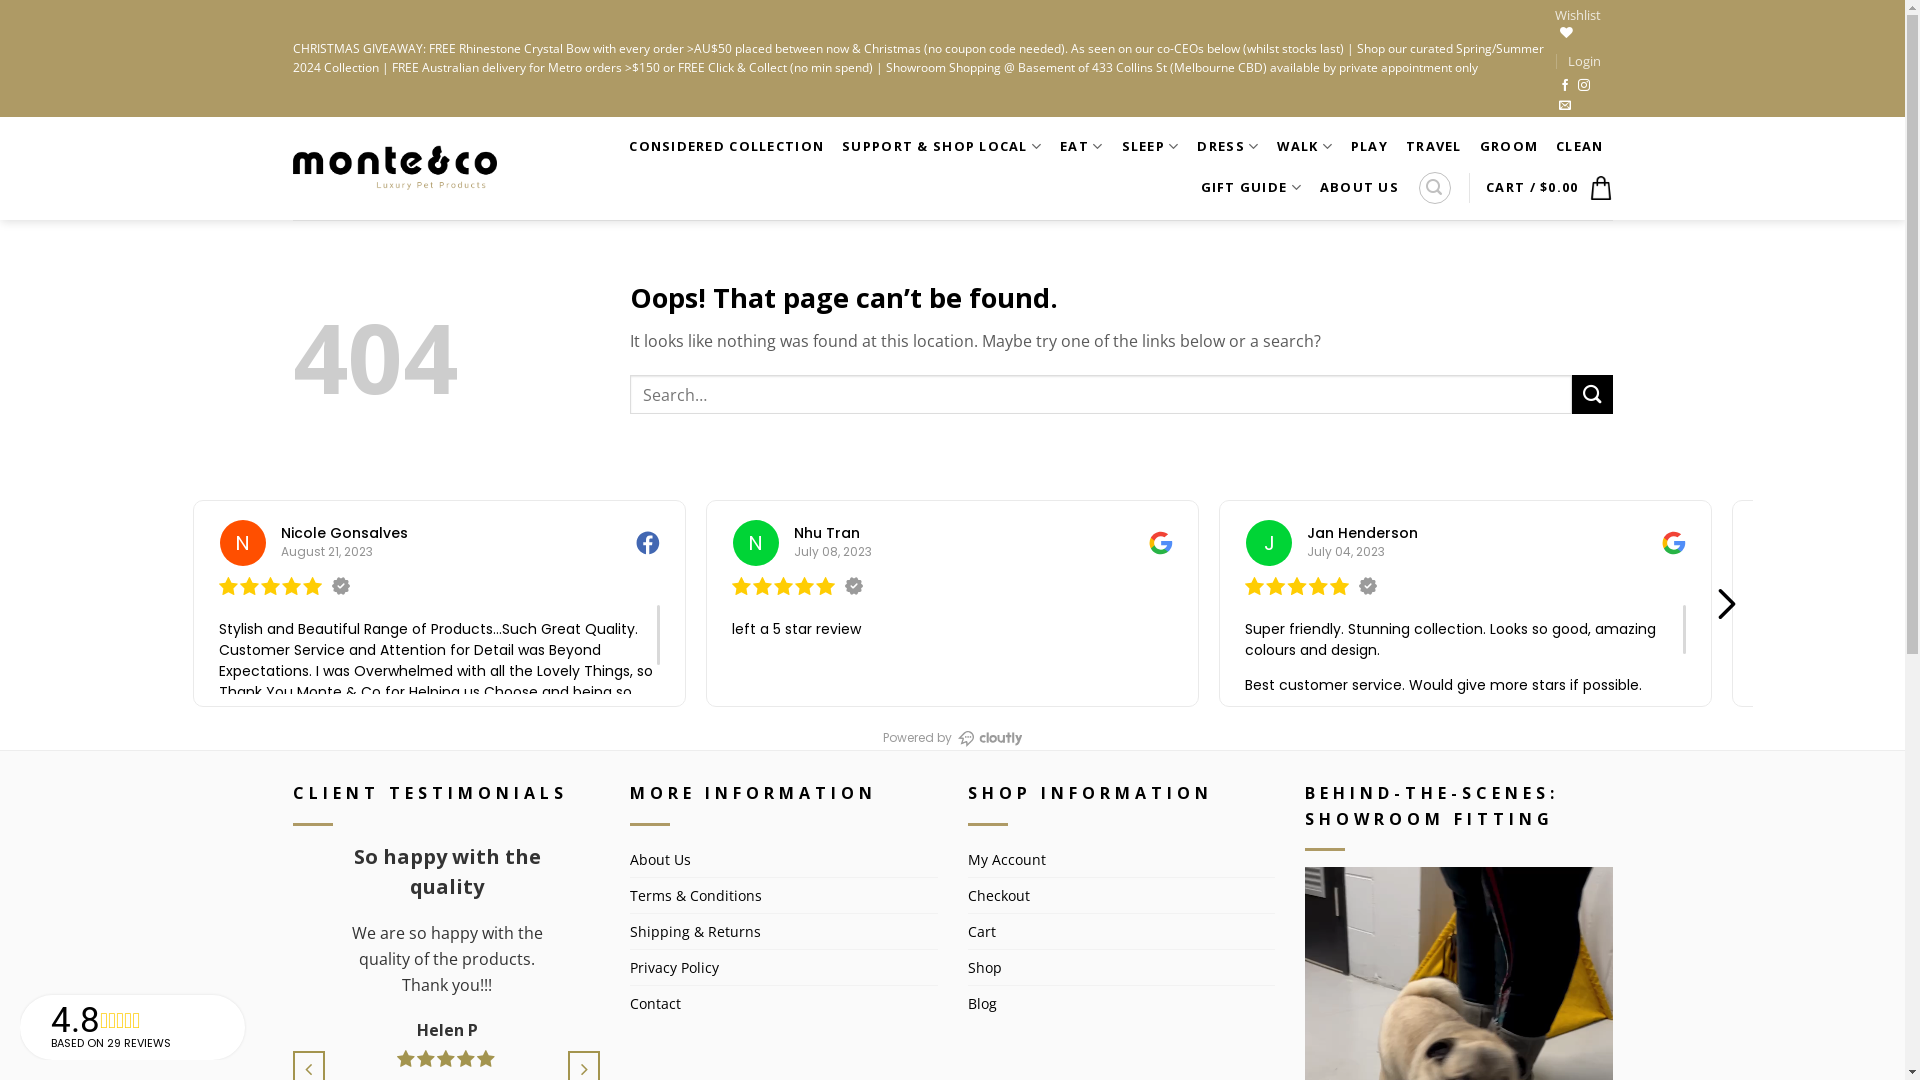 This screenshot has height=1080, width=1920. What do you see at coordinates (628, 858) in the screenshot?
I see `'About Us'` at bounding box center [628, 858].